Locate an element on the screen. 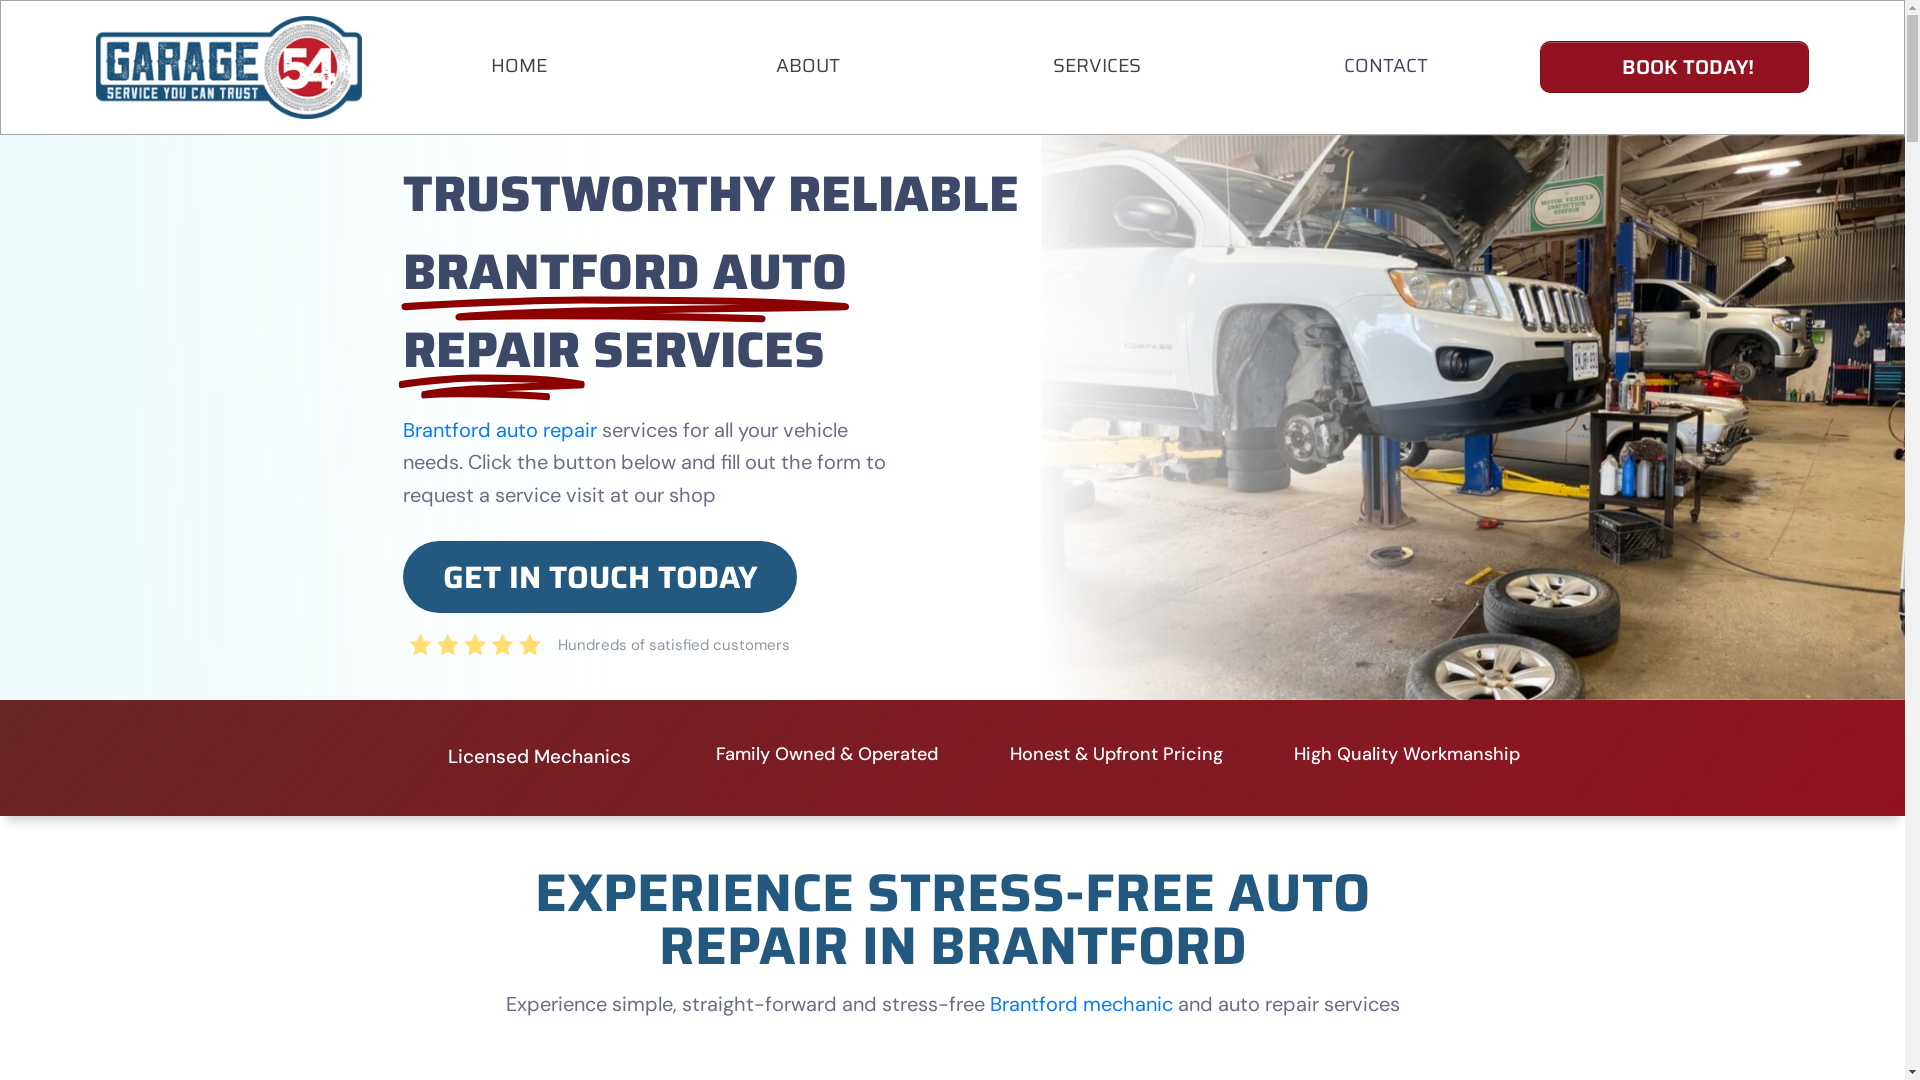 The width and height of the screenshot is (1920, 1080). 'BOOK TODAY!' is located at coordinates (1674, 65).